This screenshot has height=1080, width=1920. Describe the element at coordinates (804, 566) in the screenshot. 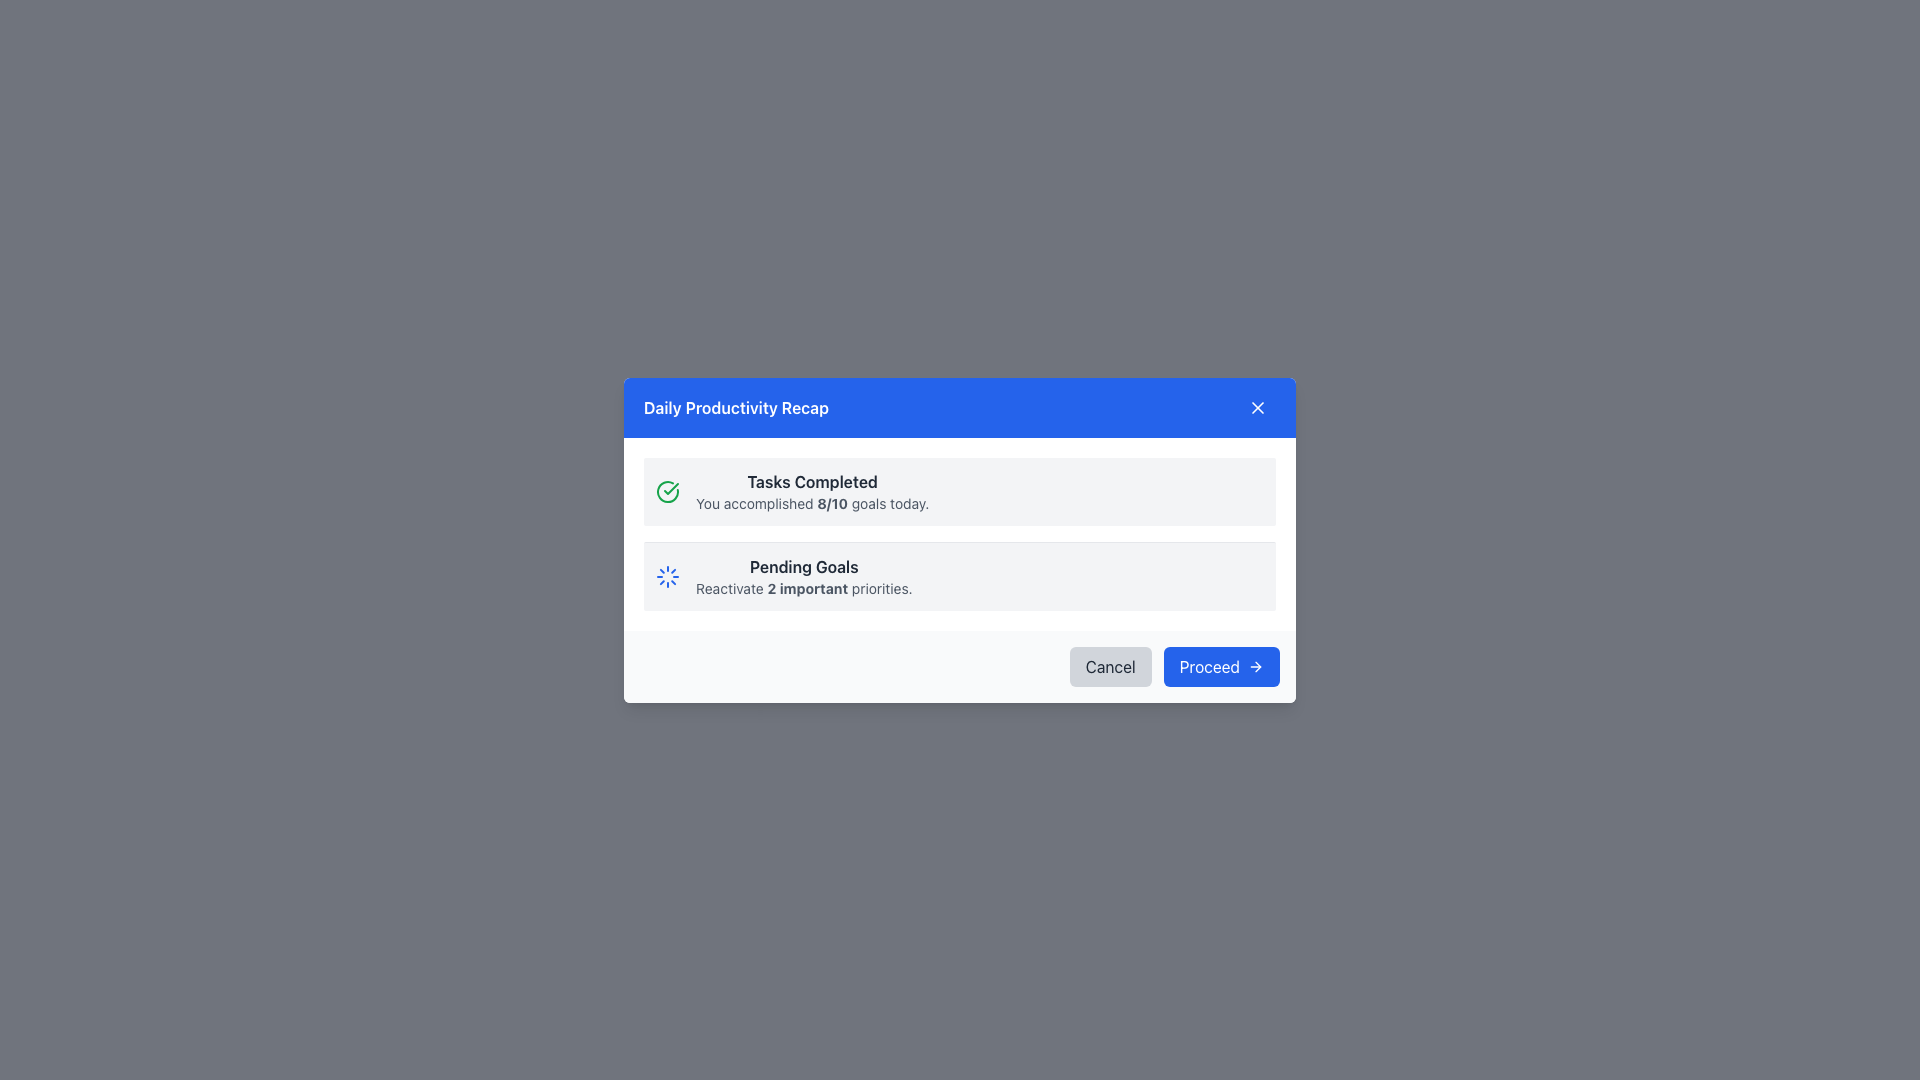

I see `the Text Label that summarizes the content below it in the 'Daily Productivity Recap' dialog box, positioned above the descriptive text 'Reactivate 2 important priorities.'` at that location.